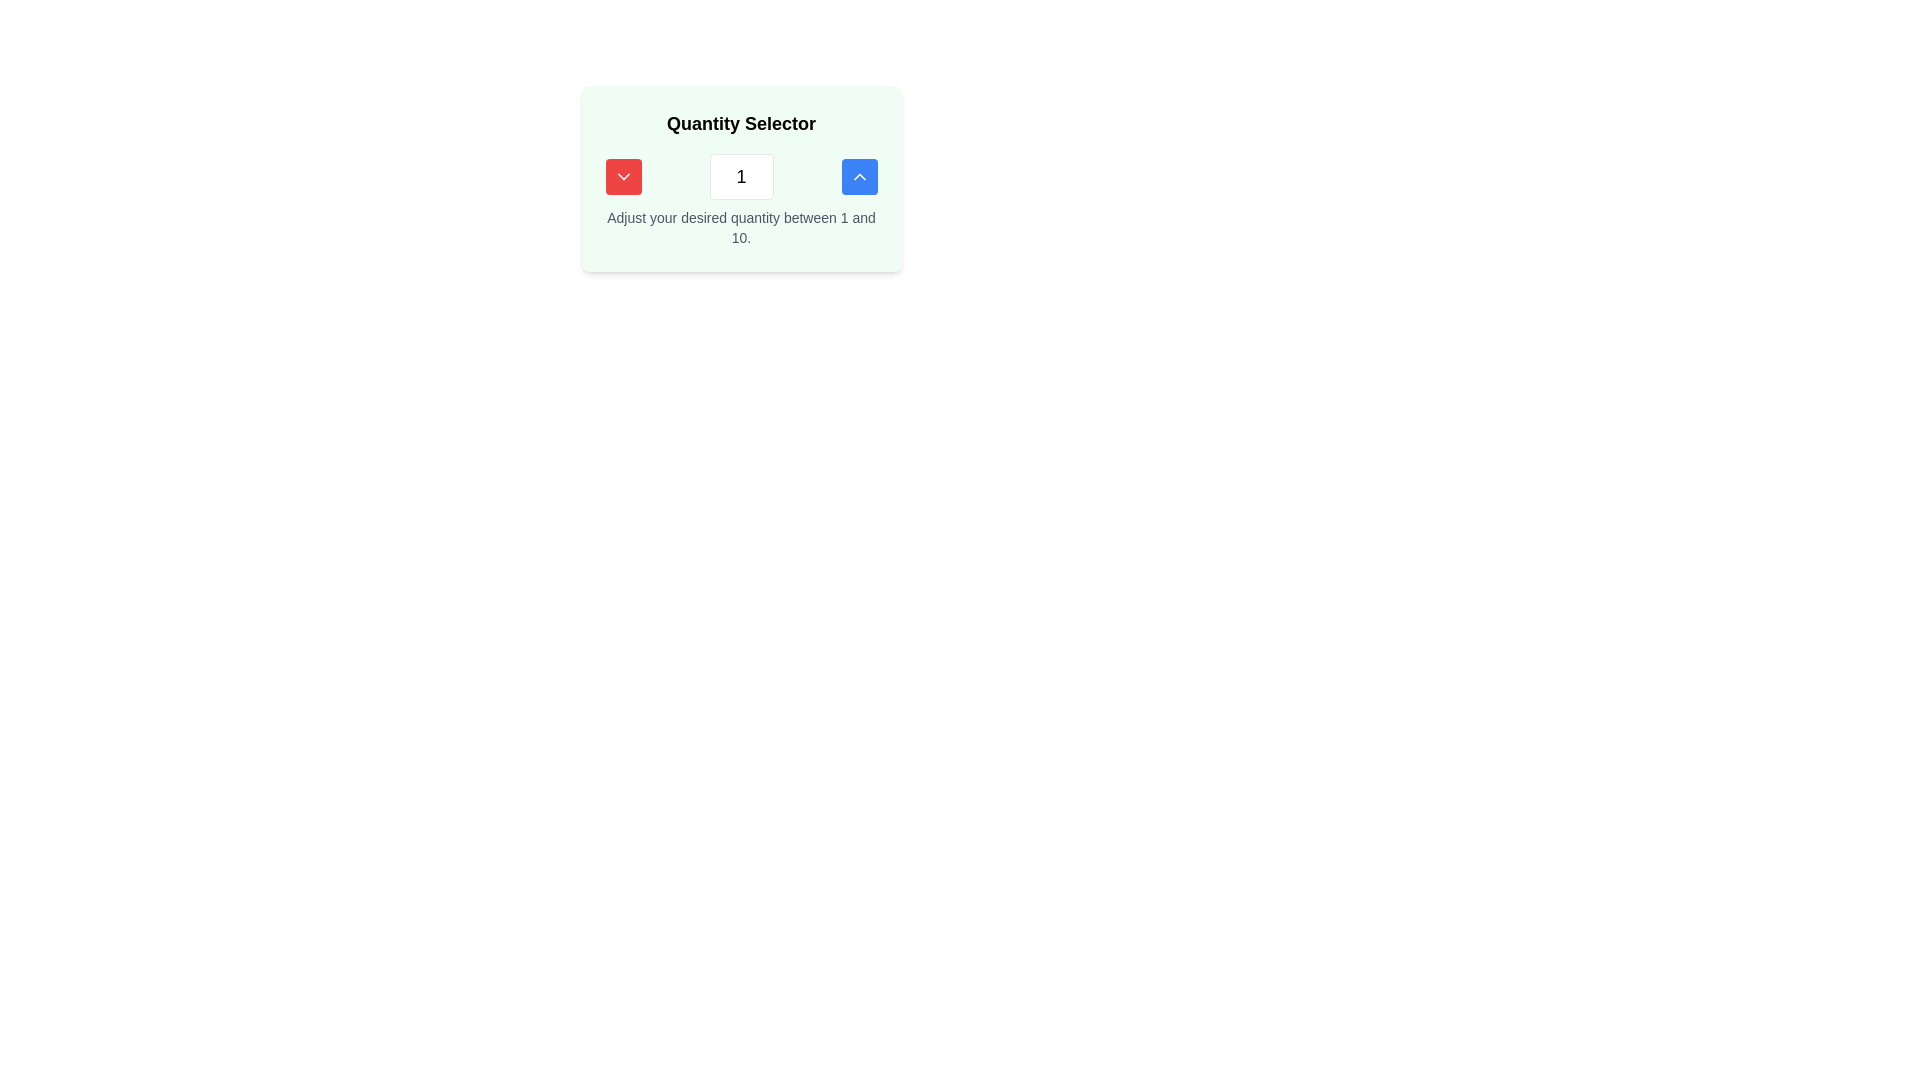 The width and height of the screenshot is (1920, 1080). I want to click on the text box of the Quantity Selector located within the card below the title to edit the value, so click(740, 176).